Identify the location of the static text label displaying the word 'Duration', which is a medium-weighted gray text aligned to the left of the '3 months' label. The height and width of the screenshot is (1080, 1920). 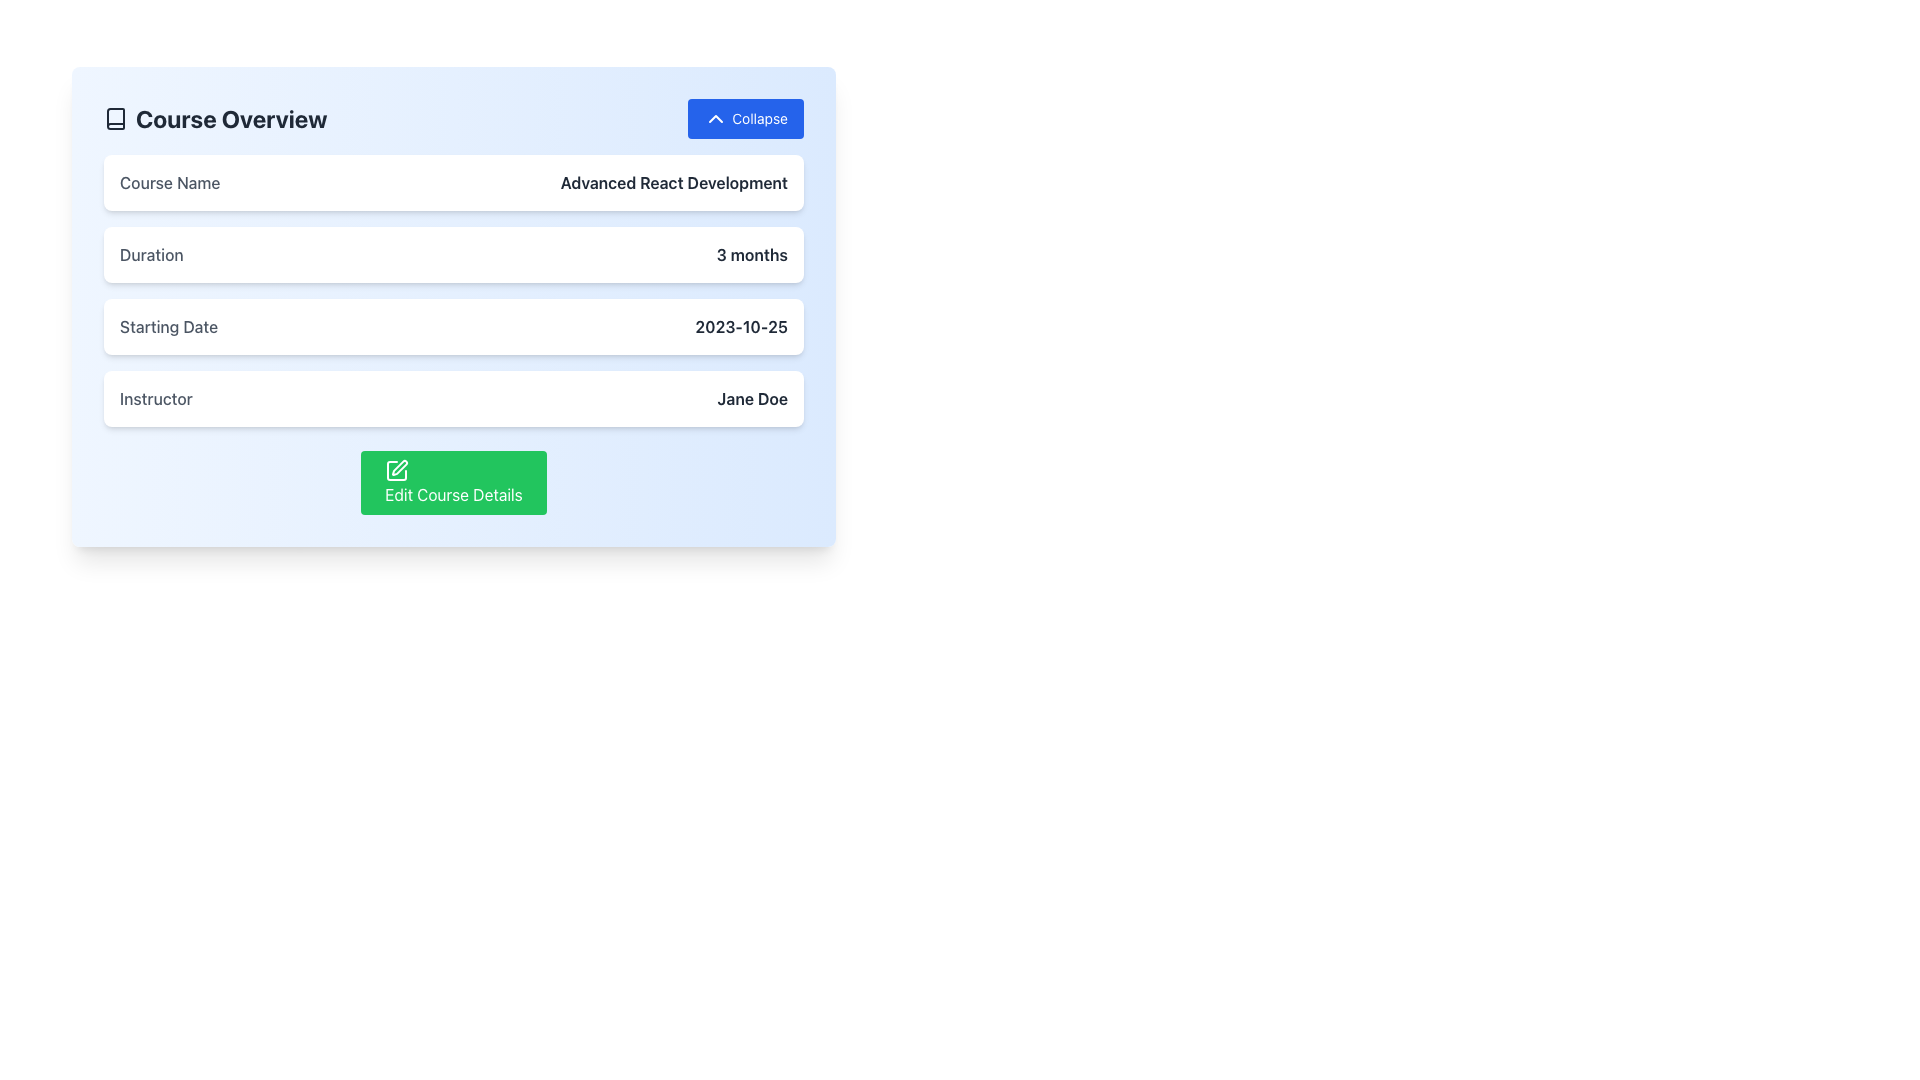
(150, 253).